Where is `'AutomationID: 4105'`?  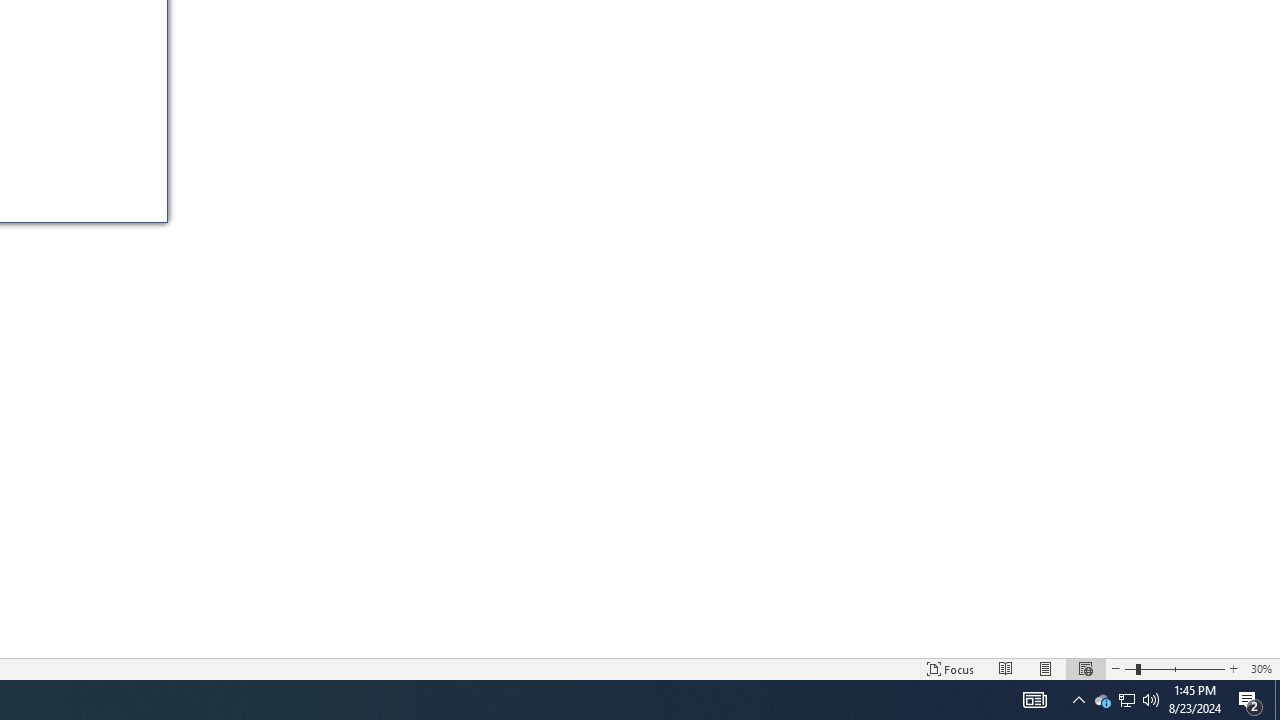 'AutomationID: 4105' is located at coordinates (1034, 698).